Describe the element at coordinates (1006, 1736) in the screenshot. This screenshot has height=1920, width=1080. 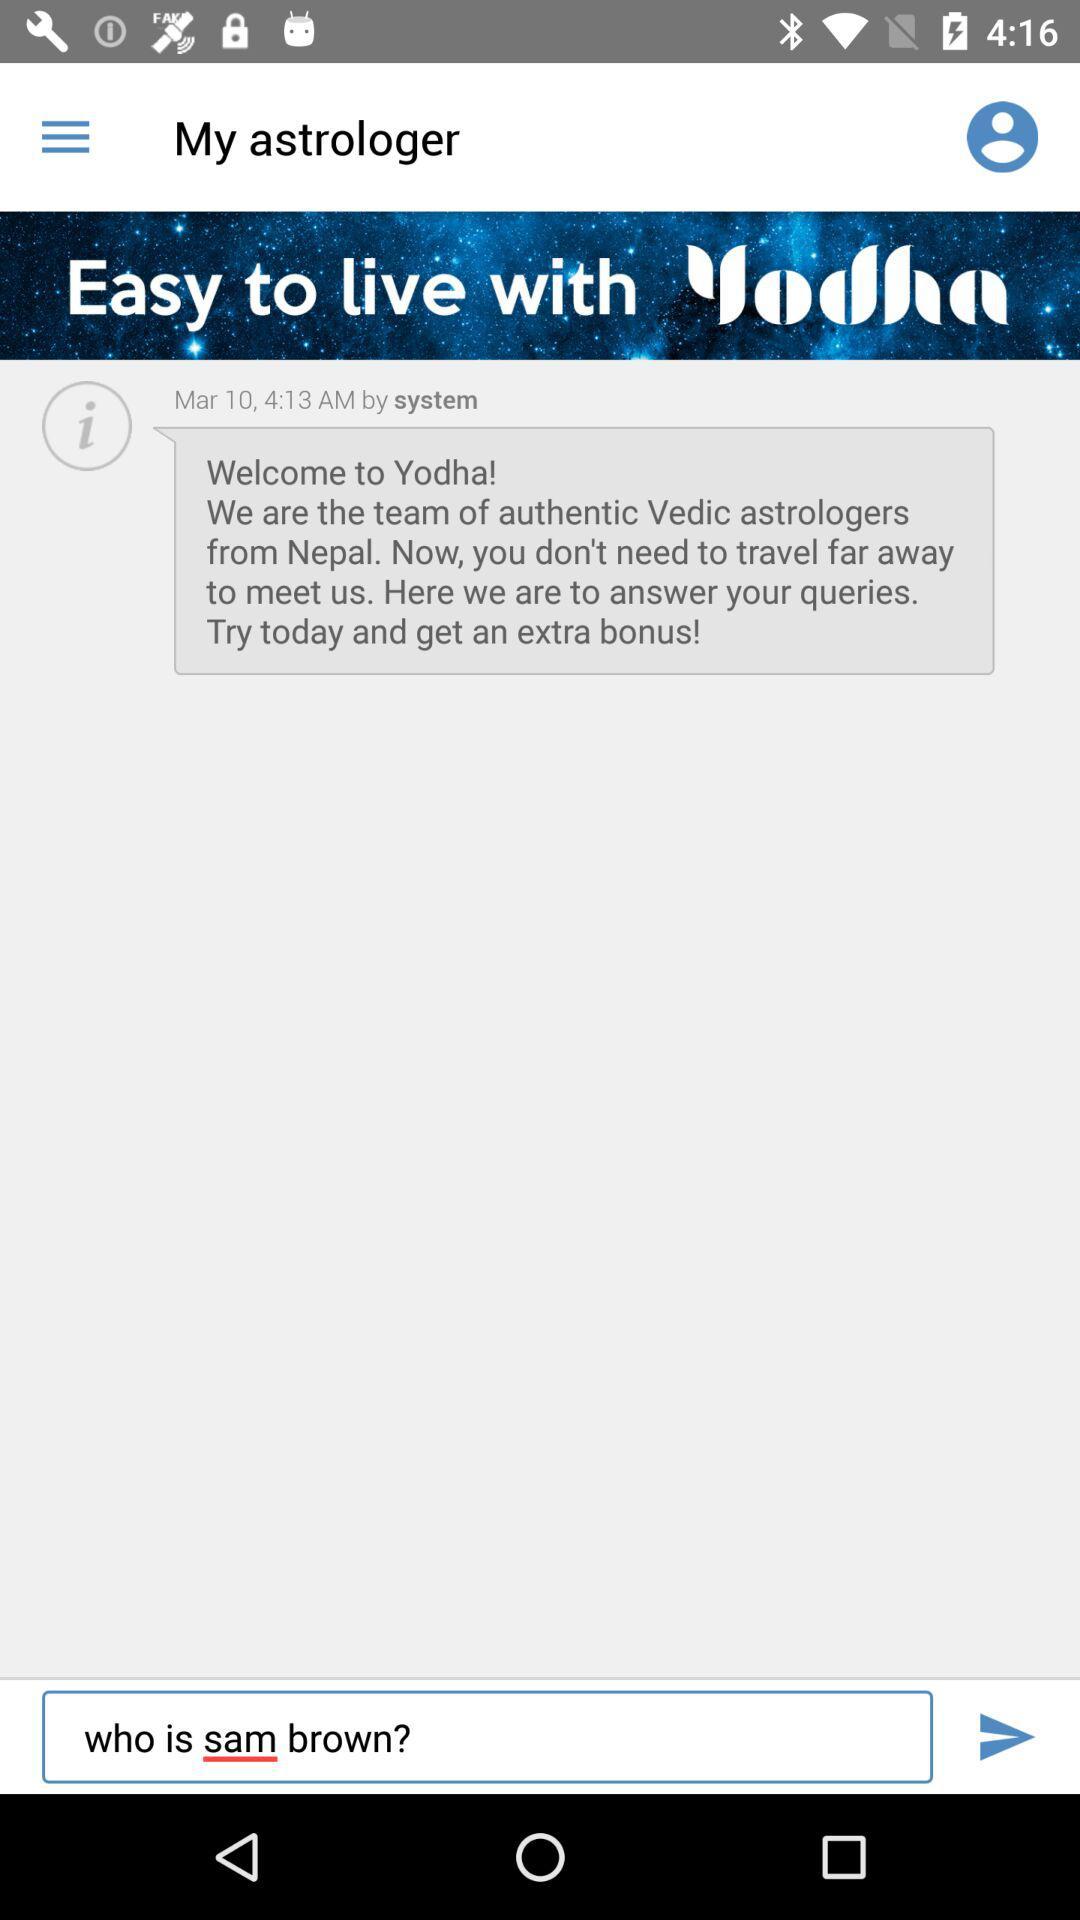
I see `item to the right of the who is sam icon` at that location.